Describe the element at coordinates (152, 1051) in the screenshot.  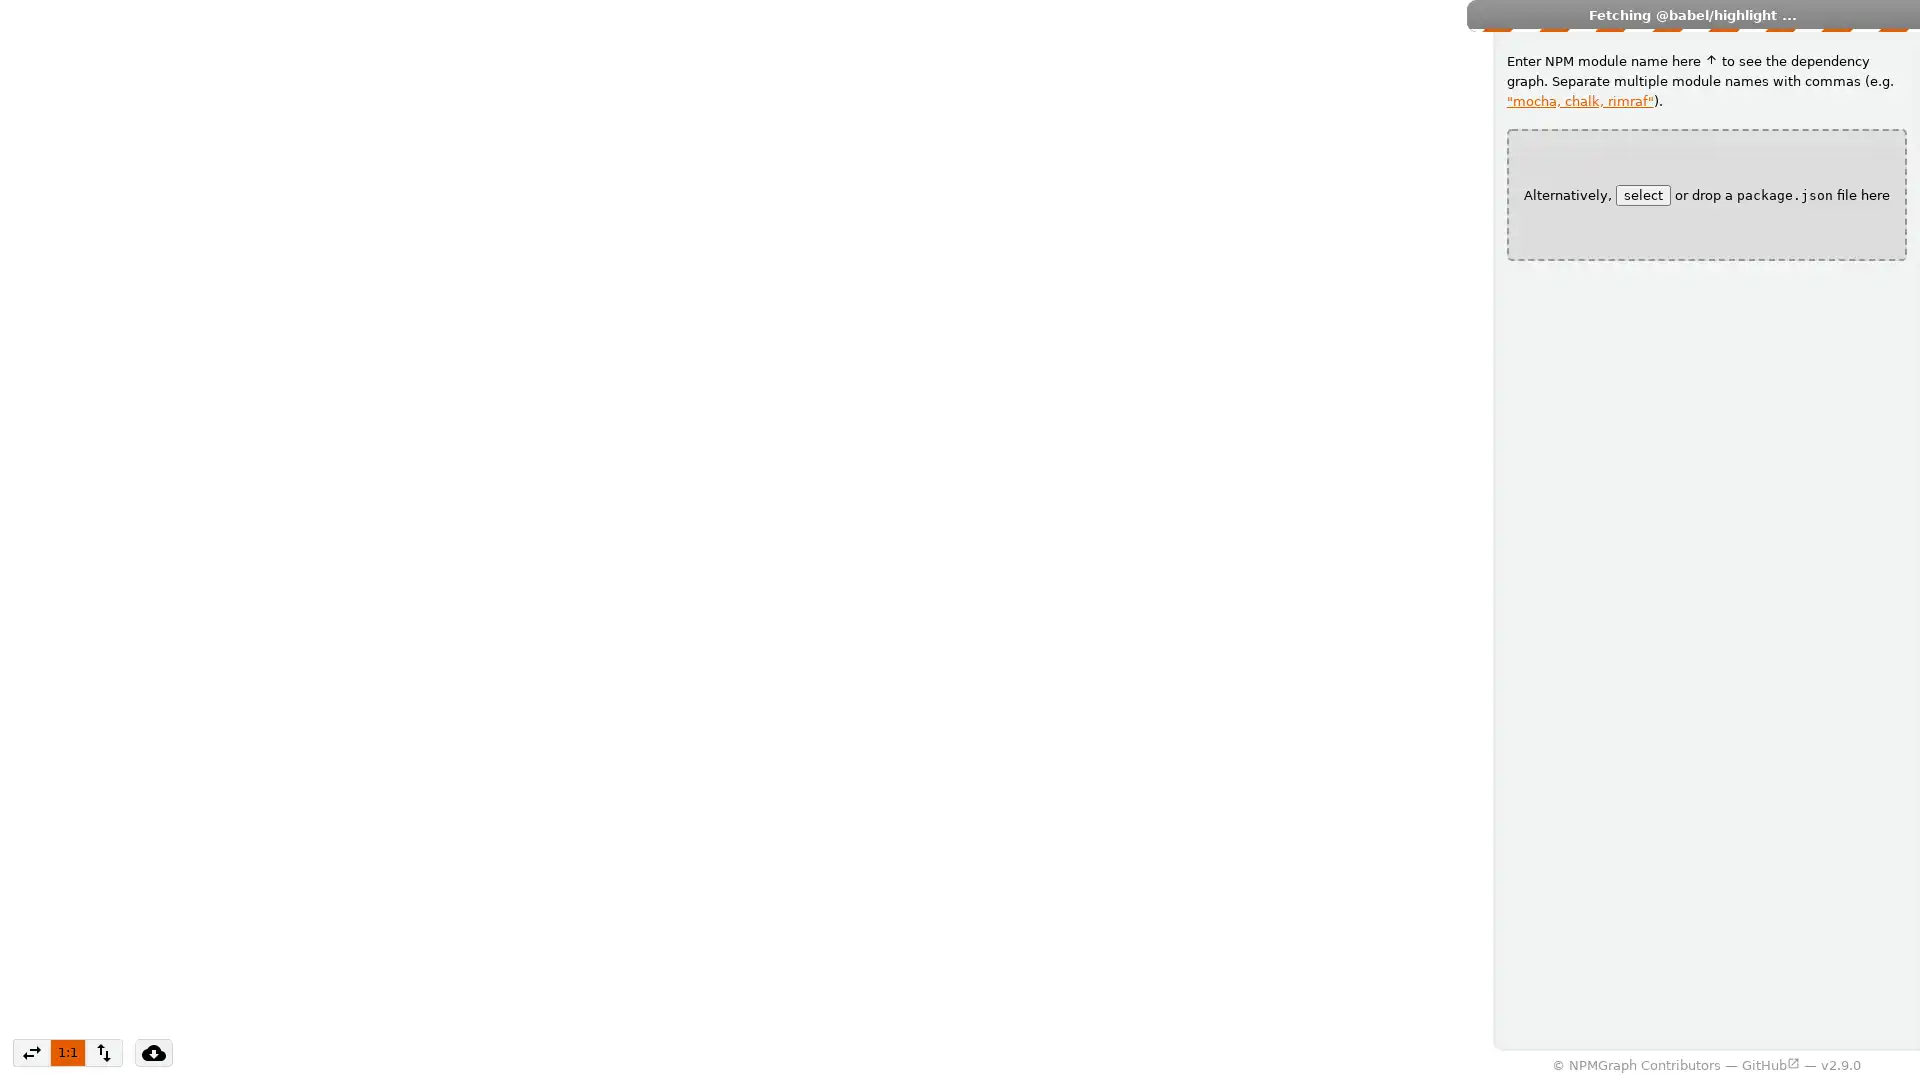
I see `cloud_download` at that location.